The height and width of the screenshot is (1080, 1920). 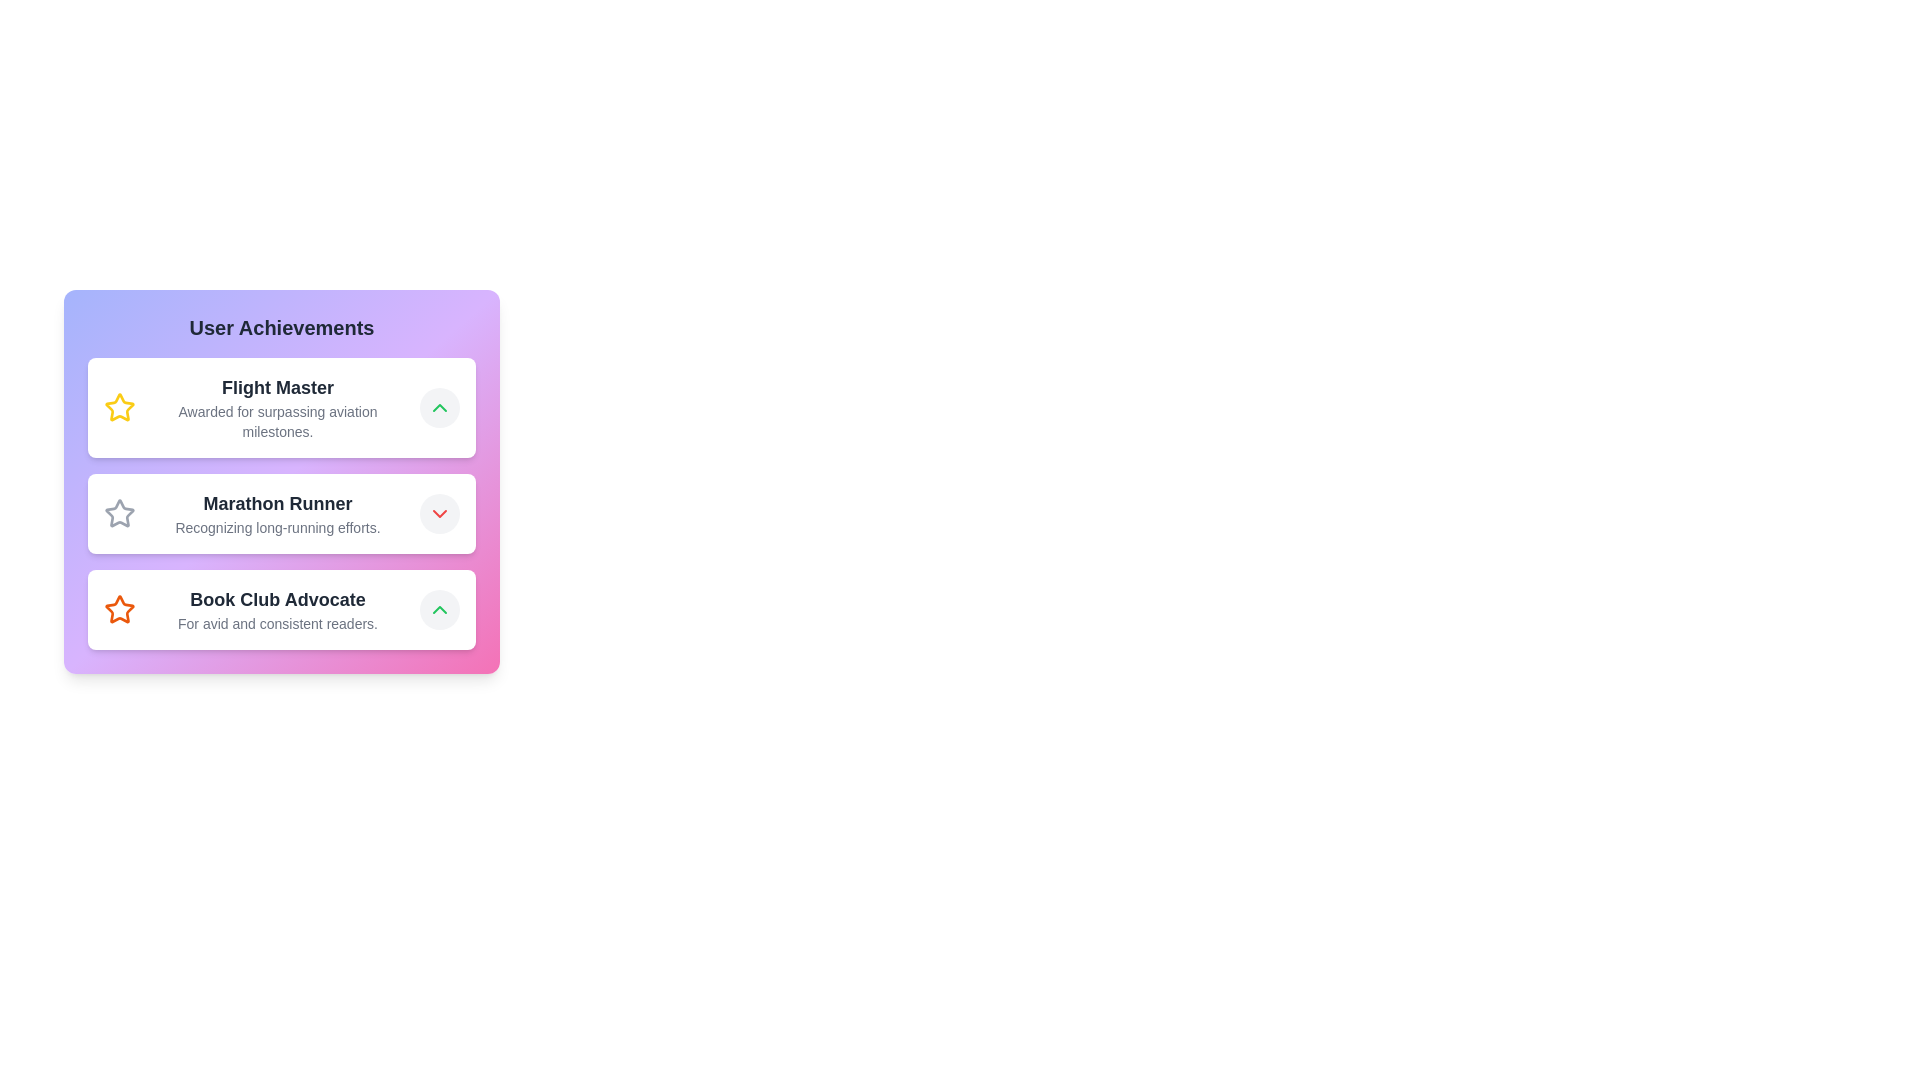 What do you see at coordinates (439, 608) in the screenshot?
I see `the Chevron Up icon located at the top-right corner of the 'Flight Master' achievement card in the 'User Achievements' section to expand or collapse detailed information` at bounding box center [439, 608].